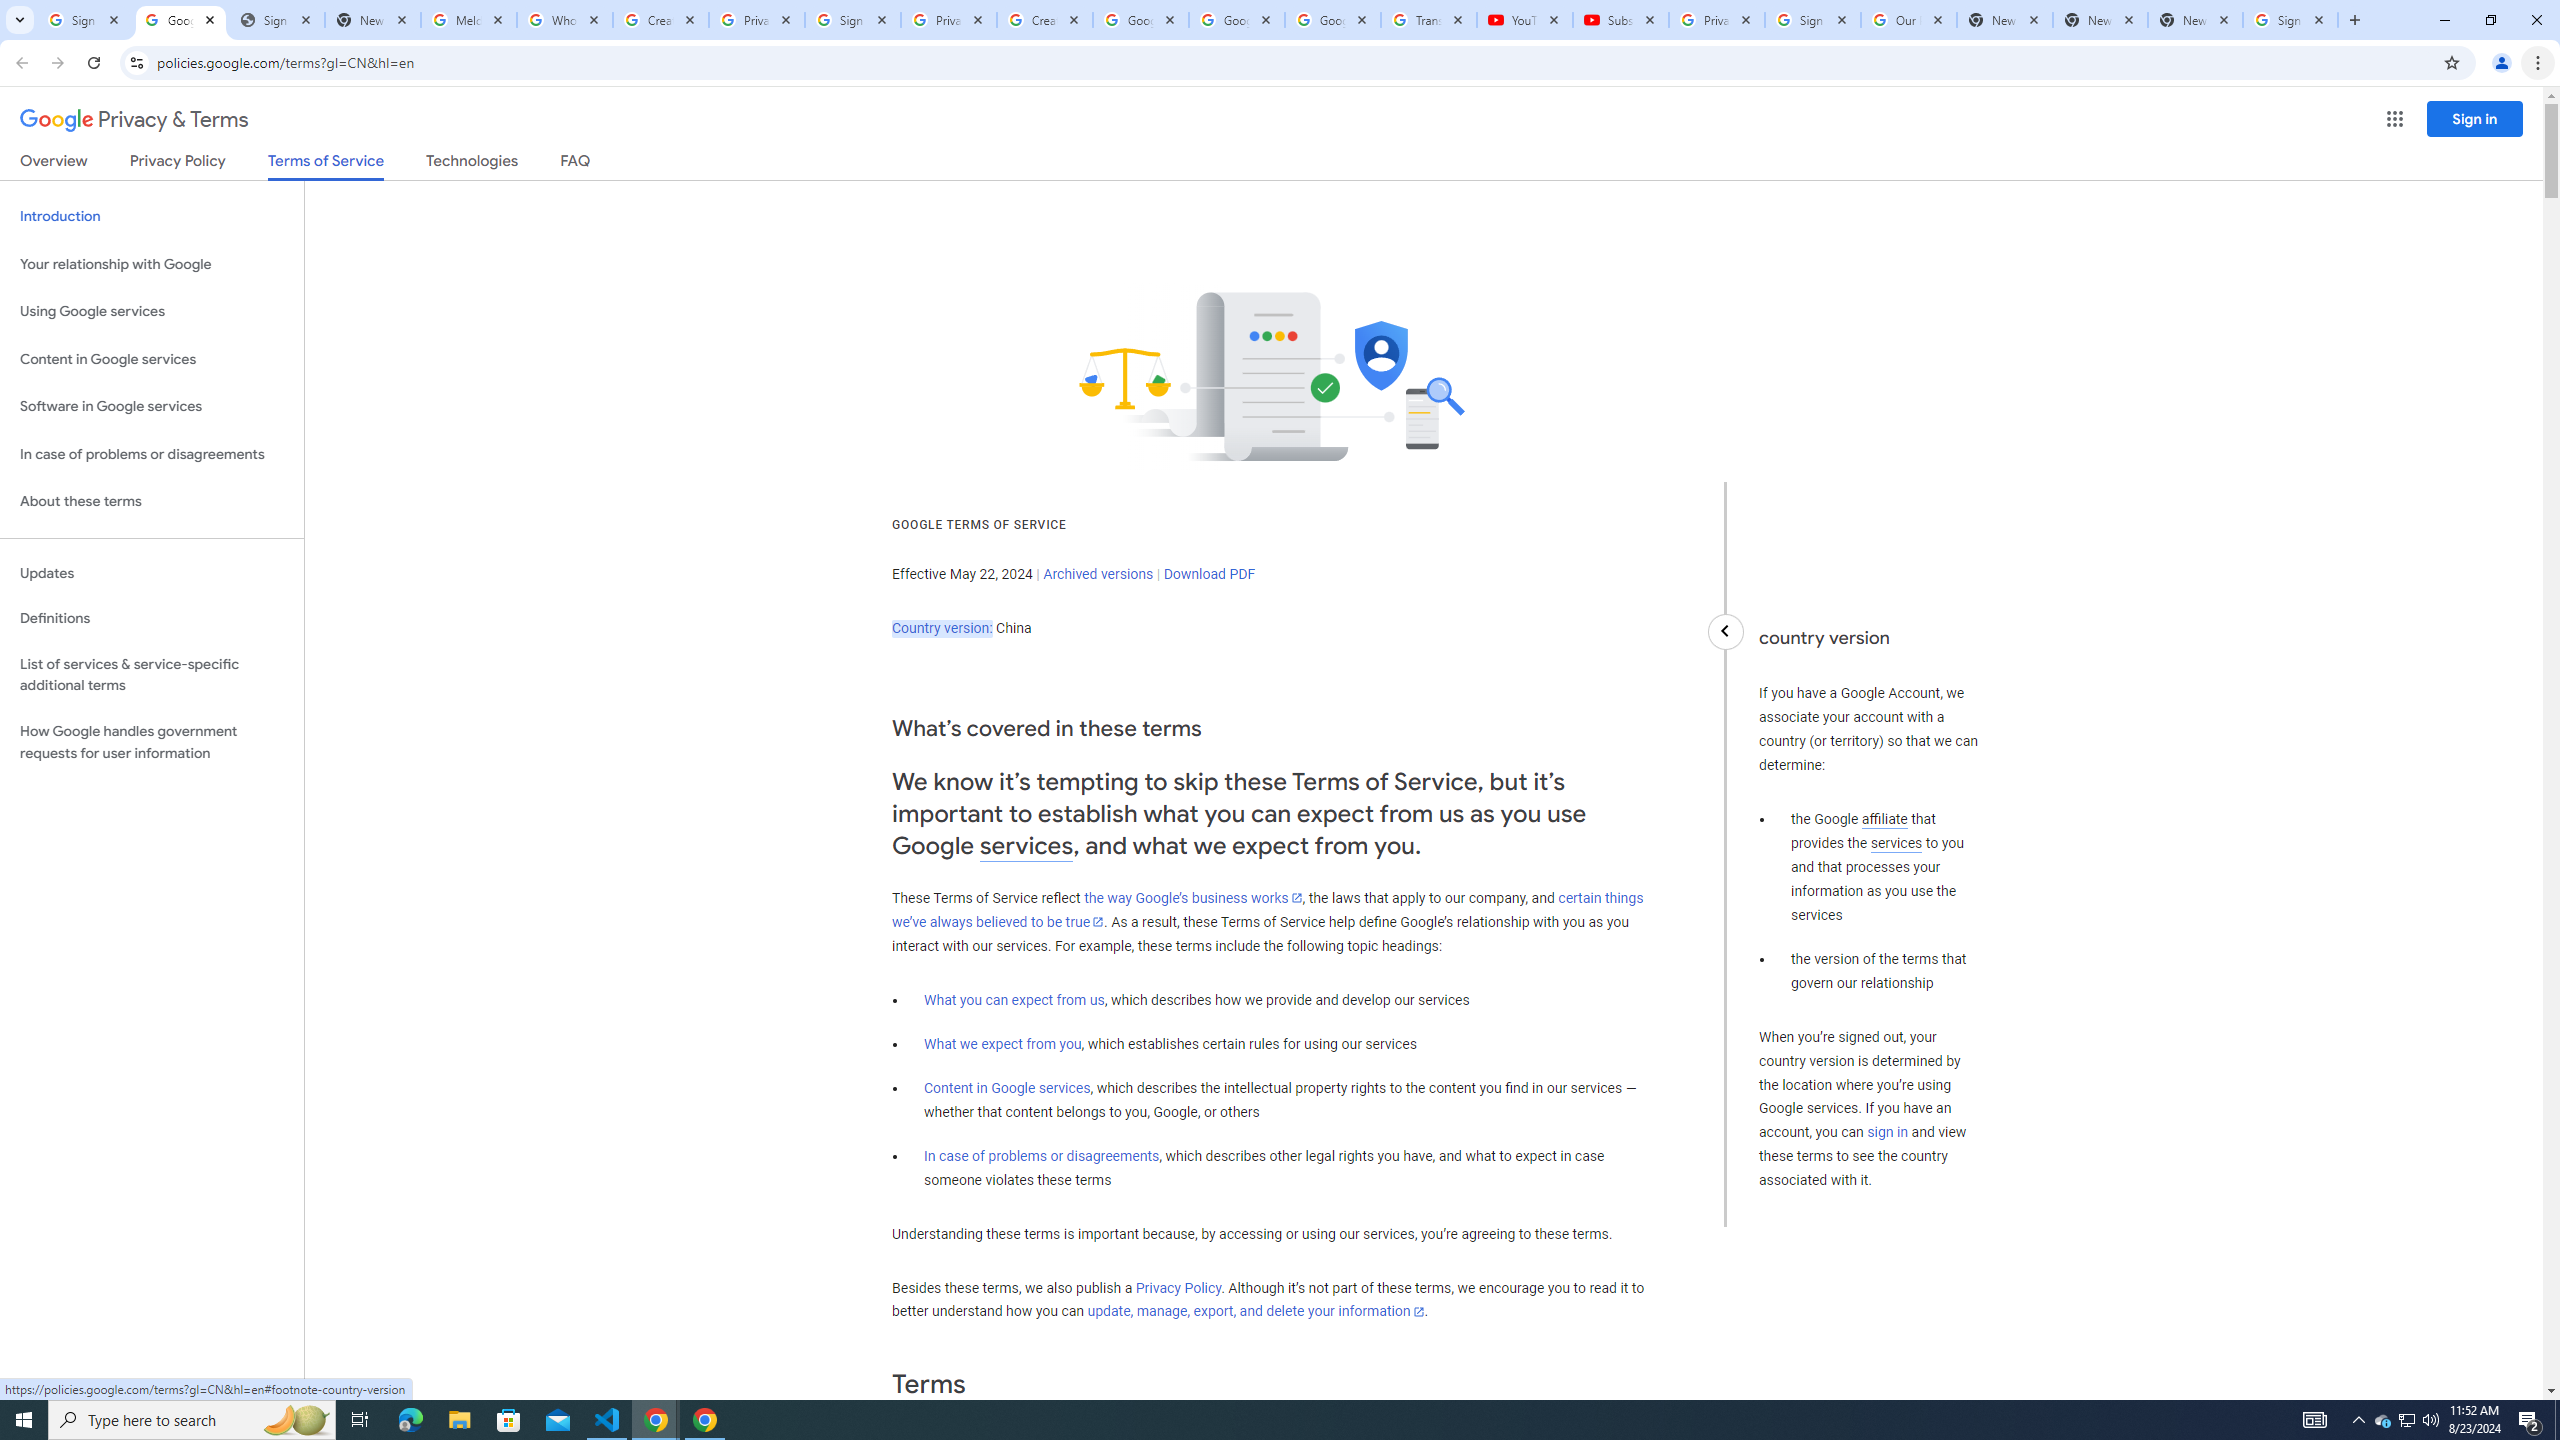 The height and width of the screenshot is (1440, 2560). What do you see at coordinates (1002, 1043) in the screenshot?
I see `'What we expect from you'` at bounding box center [1002, 1043].